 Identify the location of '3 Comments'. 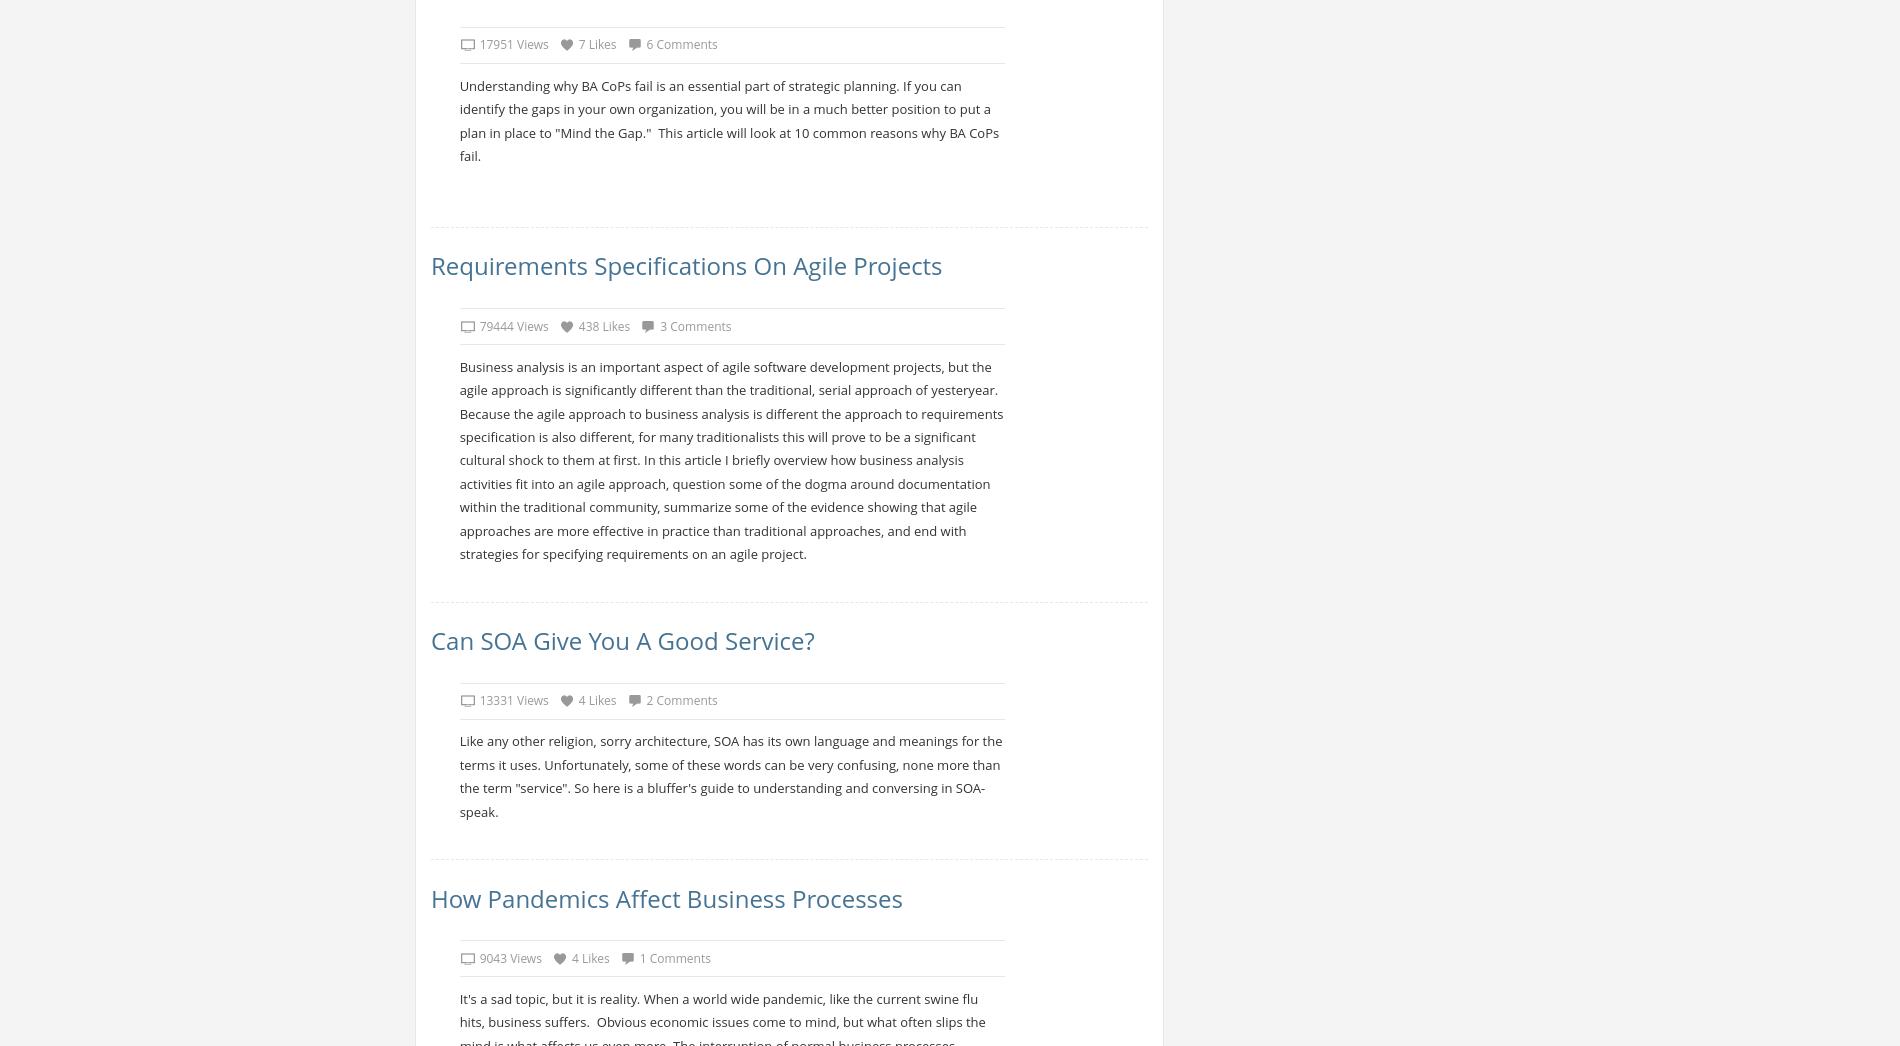
(695, 324).